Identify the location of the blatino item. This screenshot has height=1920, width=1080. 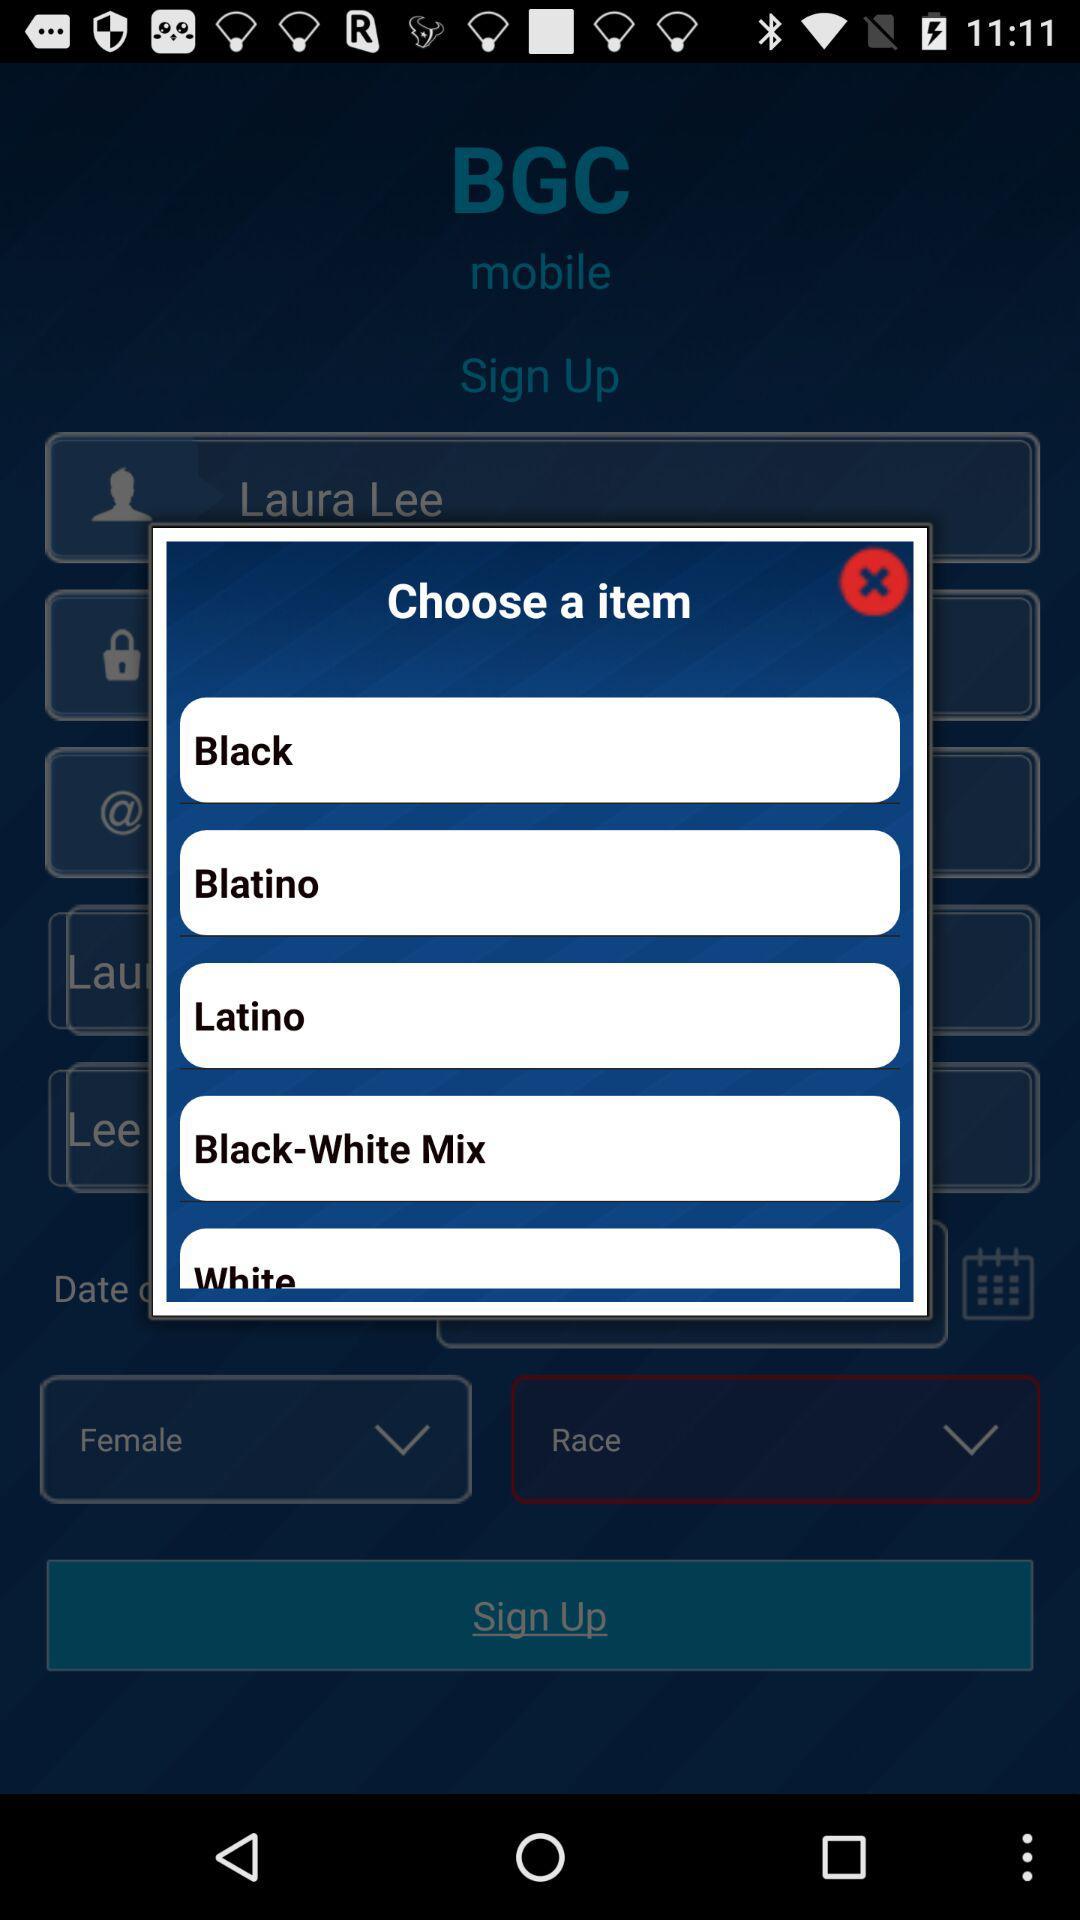
(540, 881).